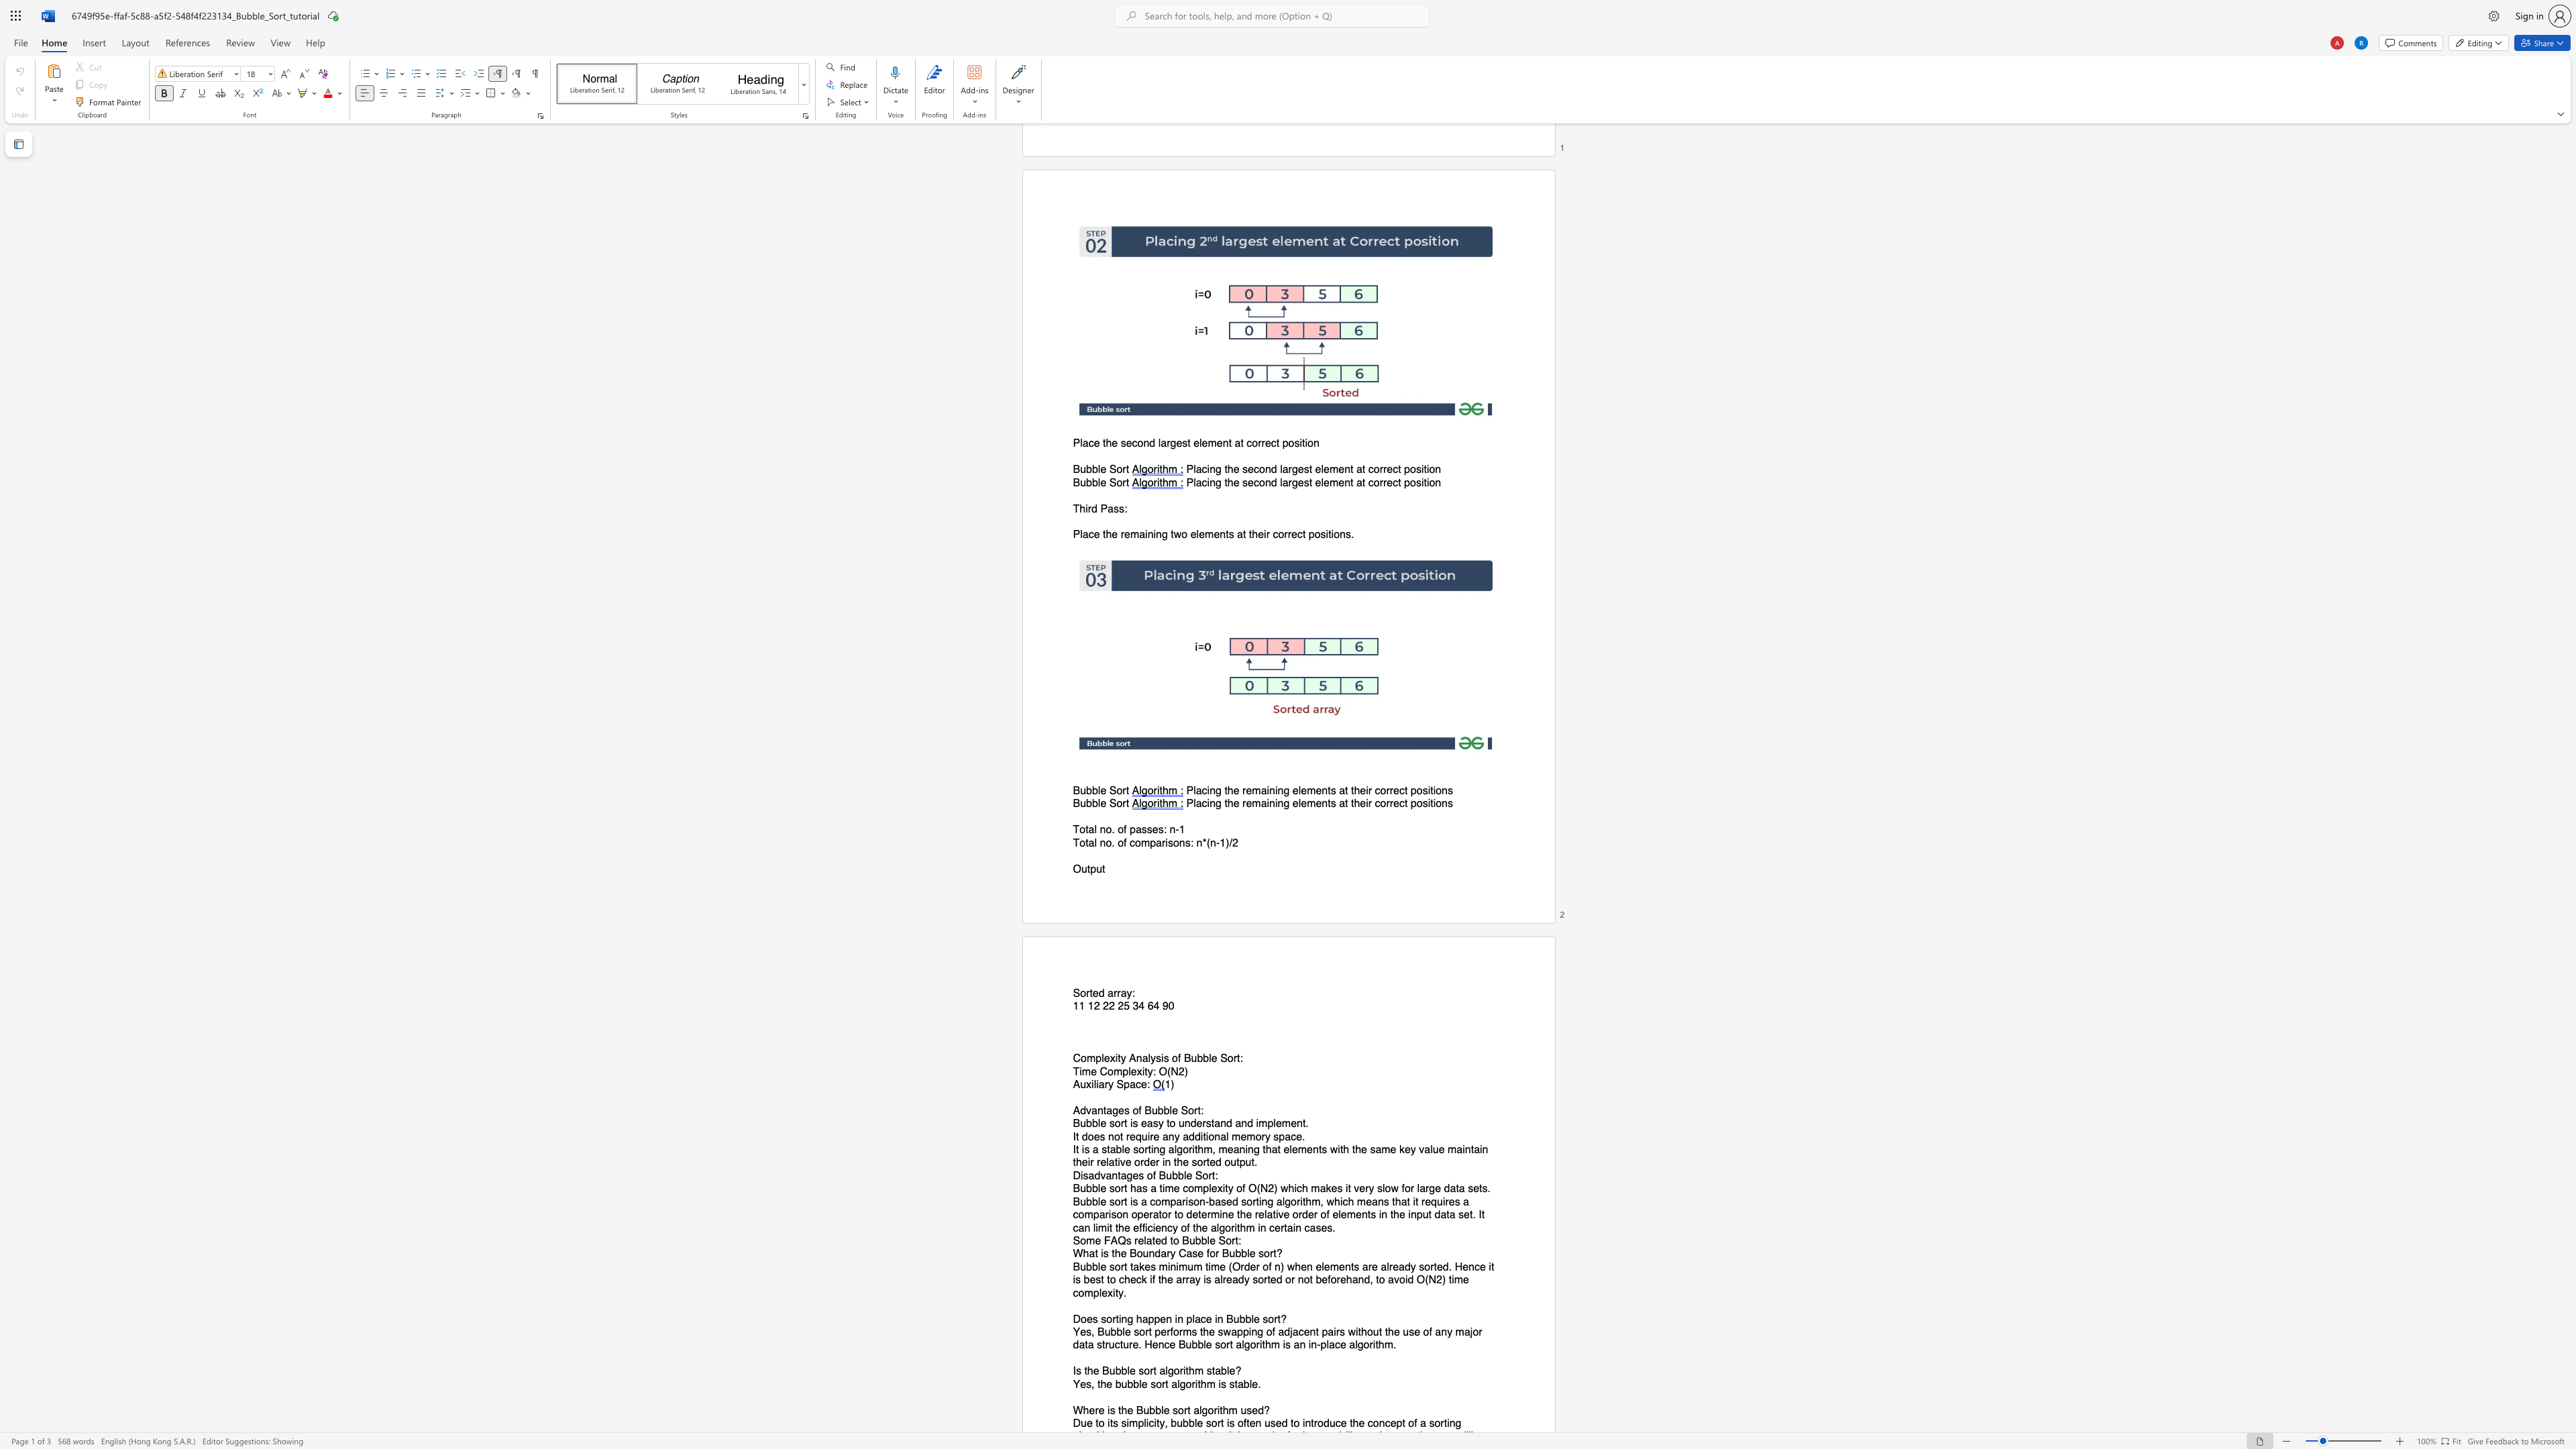  What do you see at coordinates (1137, 1370) in the screenshot?
I see `the subset text "sort algorithm s" within the text "Is the Bubble sort algorithm stable?"` at bounding box center [1137, 1370].